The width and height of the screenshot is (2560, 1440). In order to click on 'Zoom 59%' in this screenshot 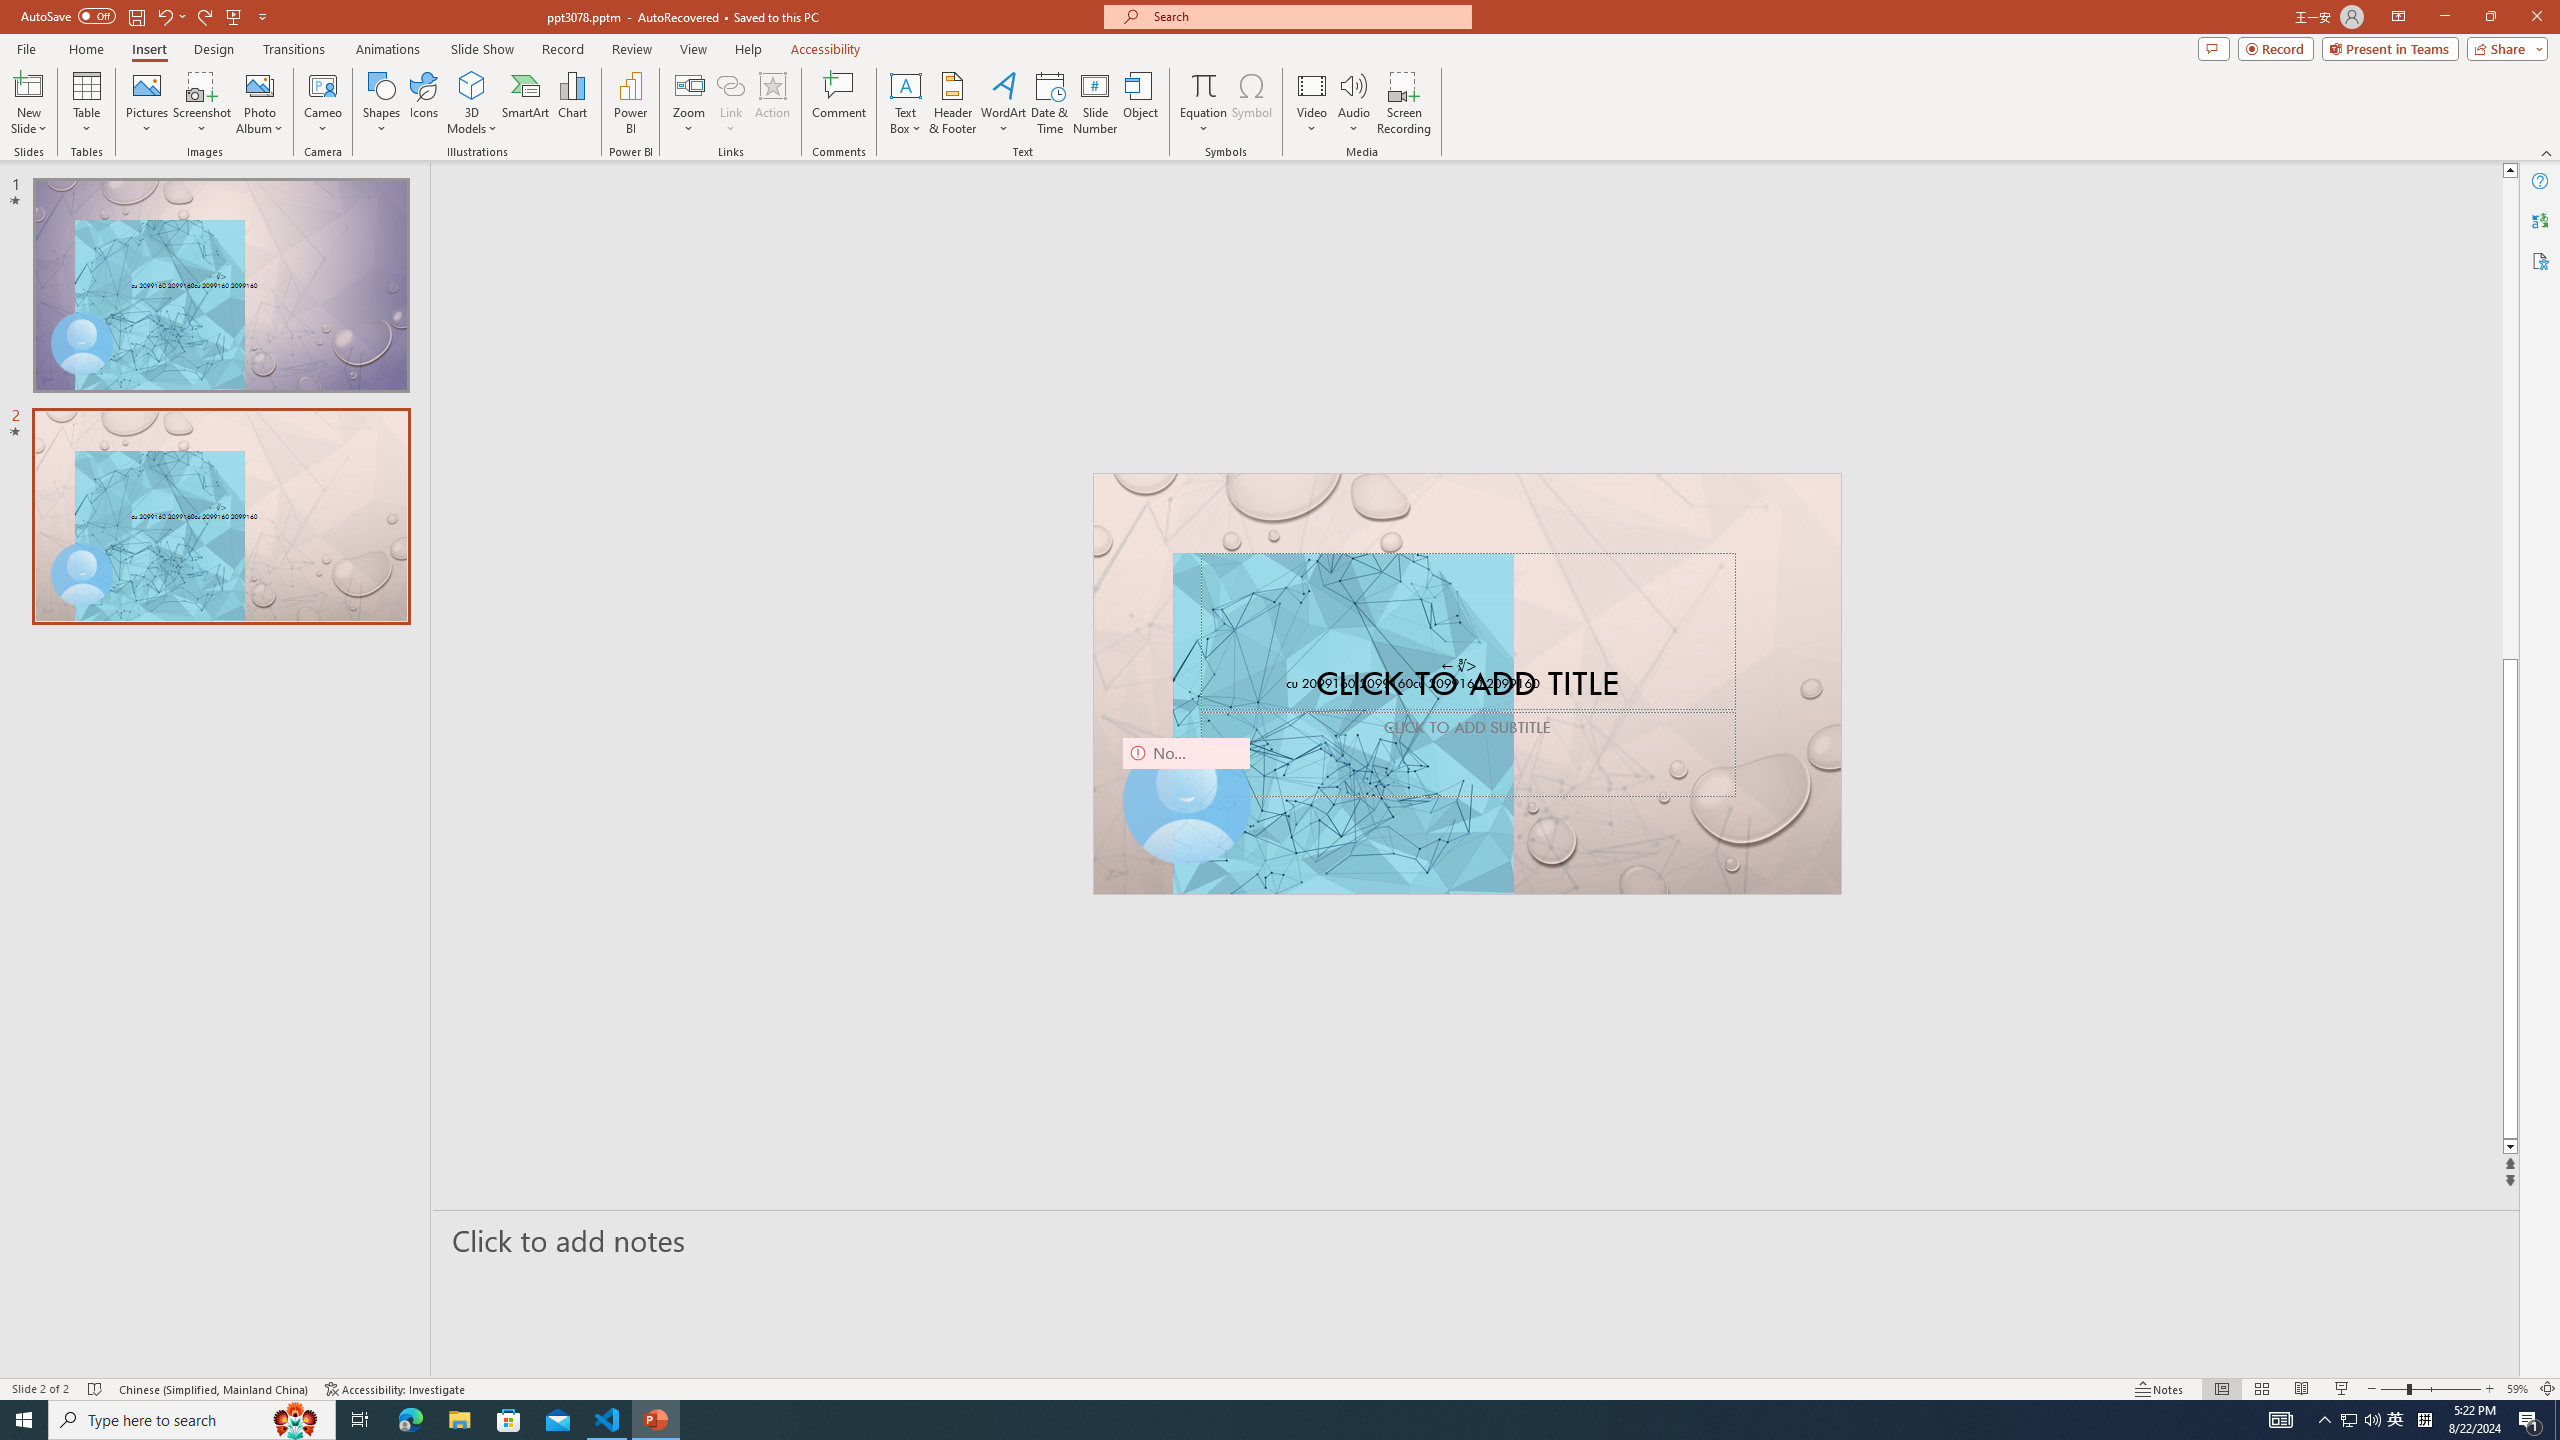, I will do `click(2516, 1389)`.